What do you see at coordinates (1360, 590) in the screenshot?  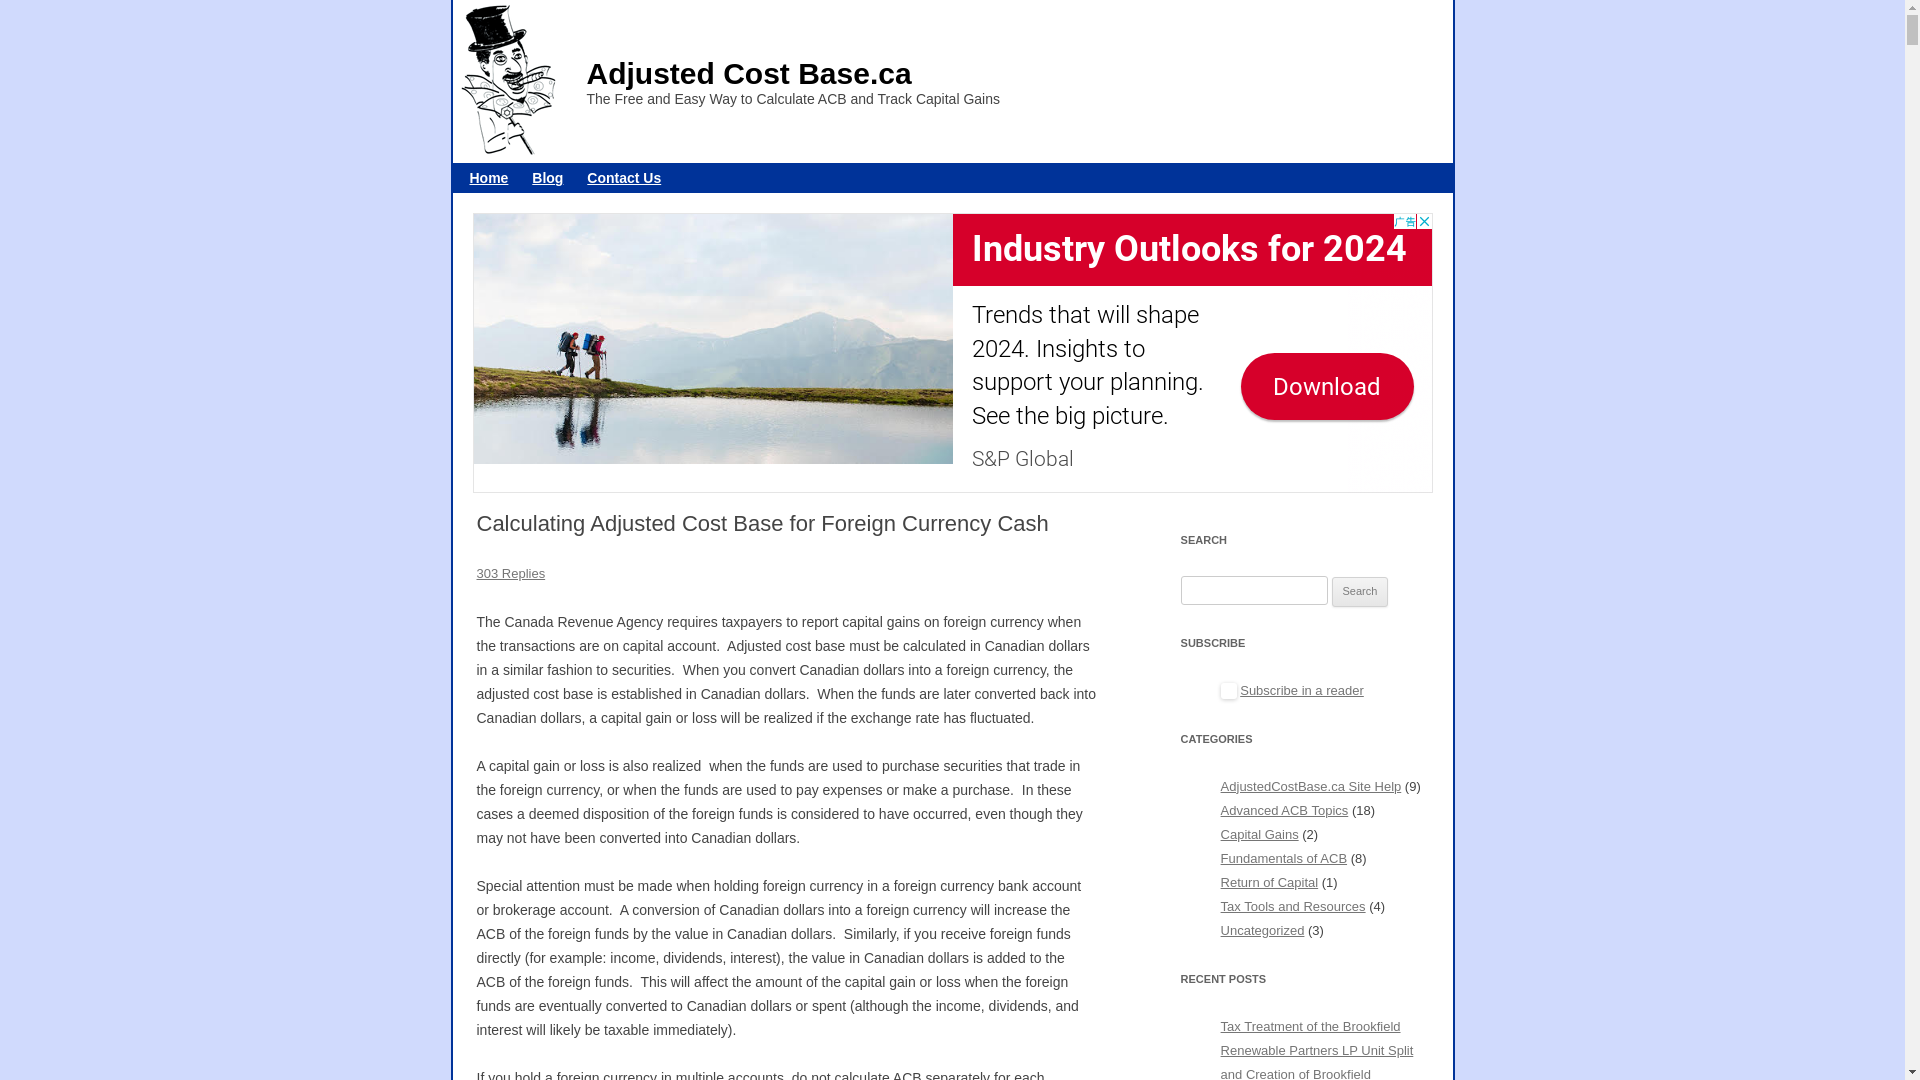 I see `'Search'` at bounding box center [1360, 590].